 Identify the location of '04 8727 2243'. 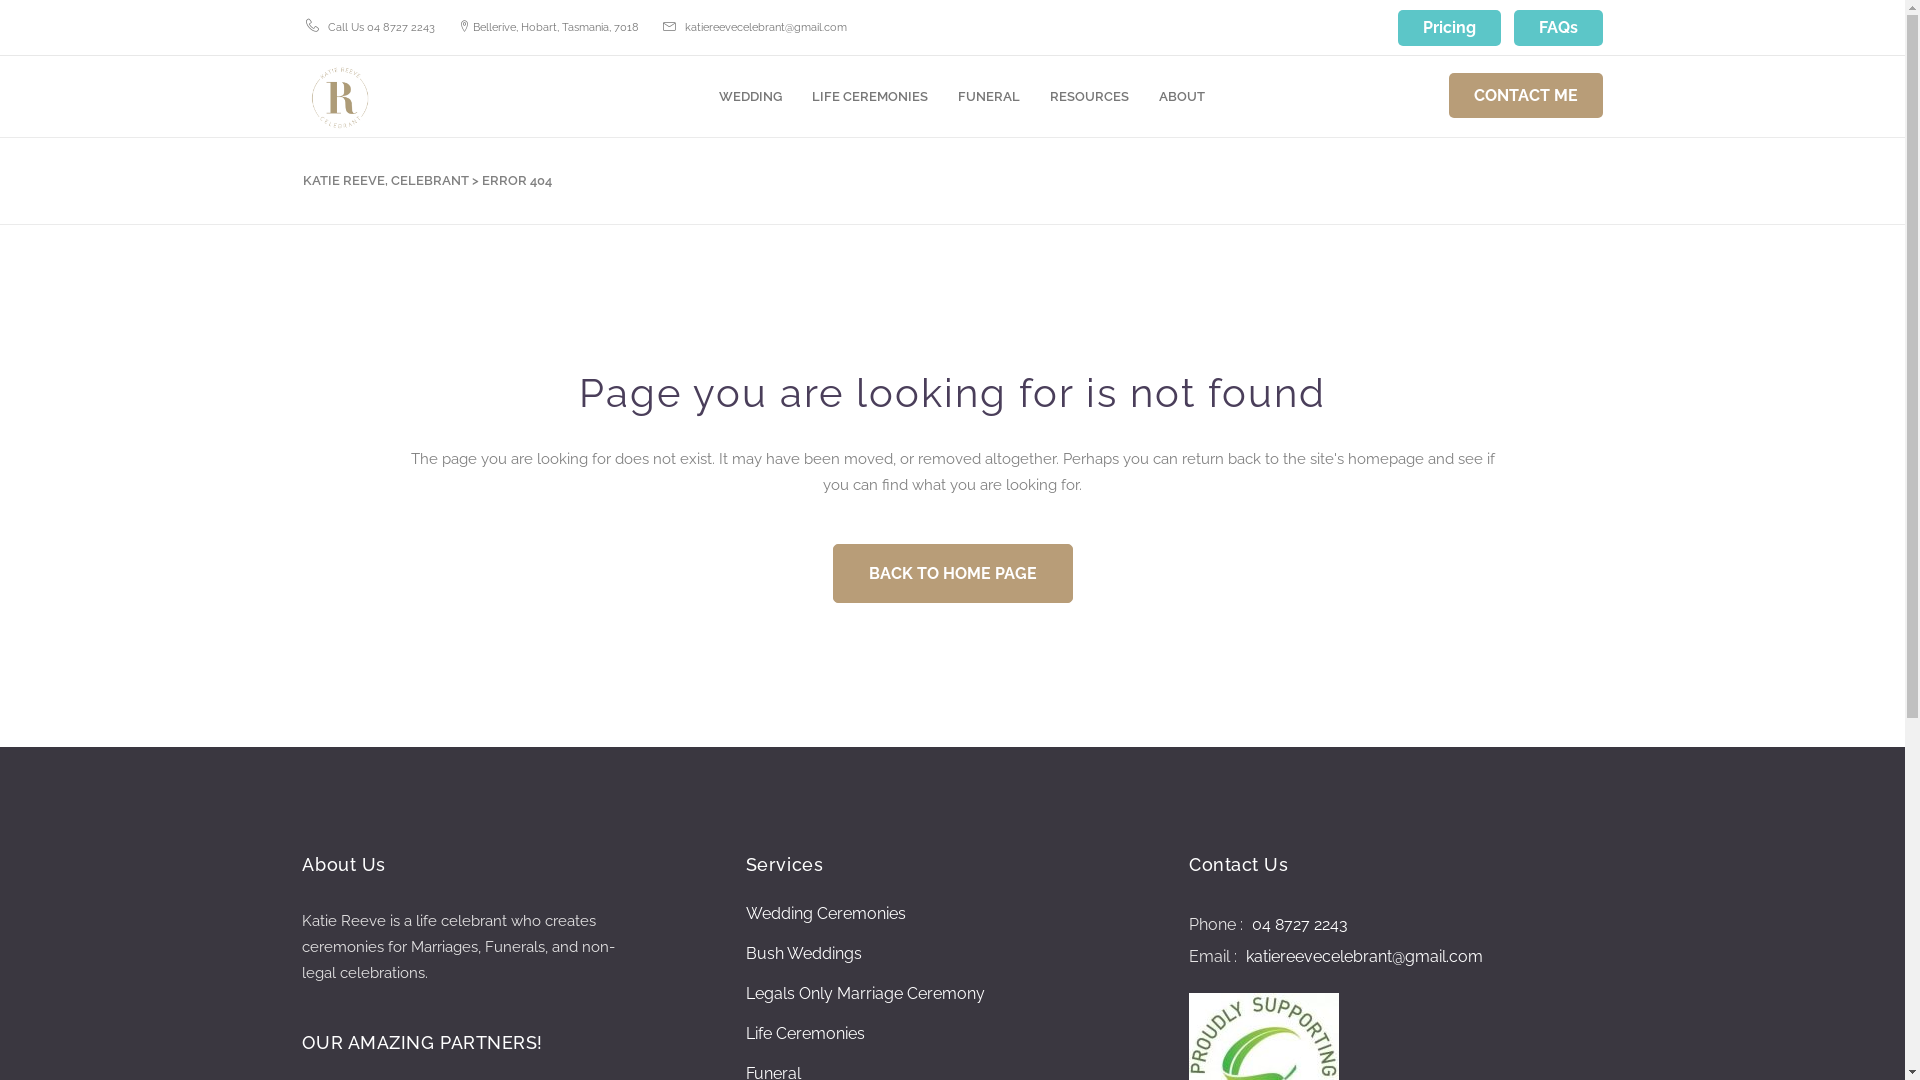
(1297, 924).